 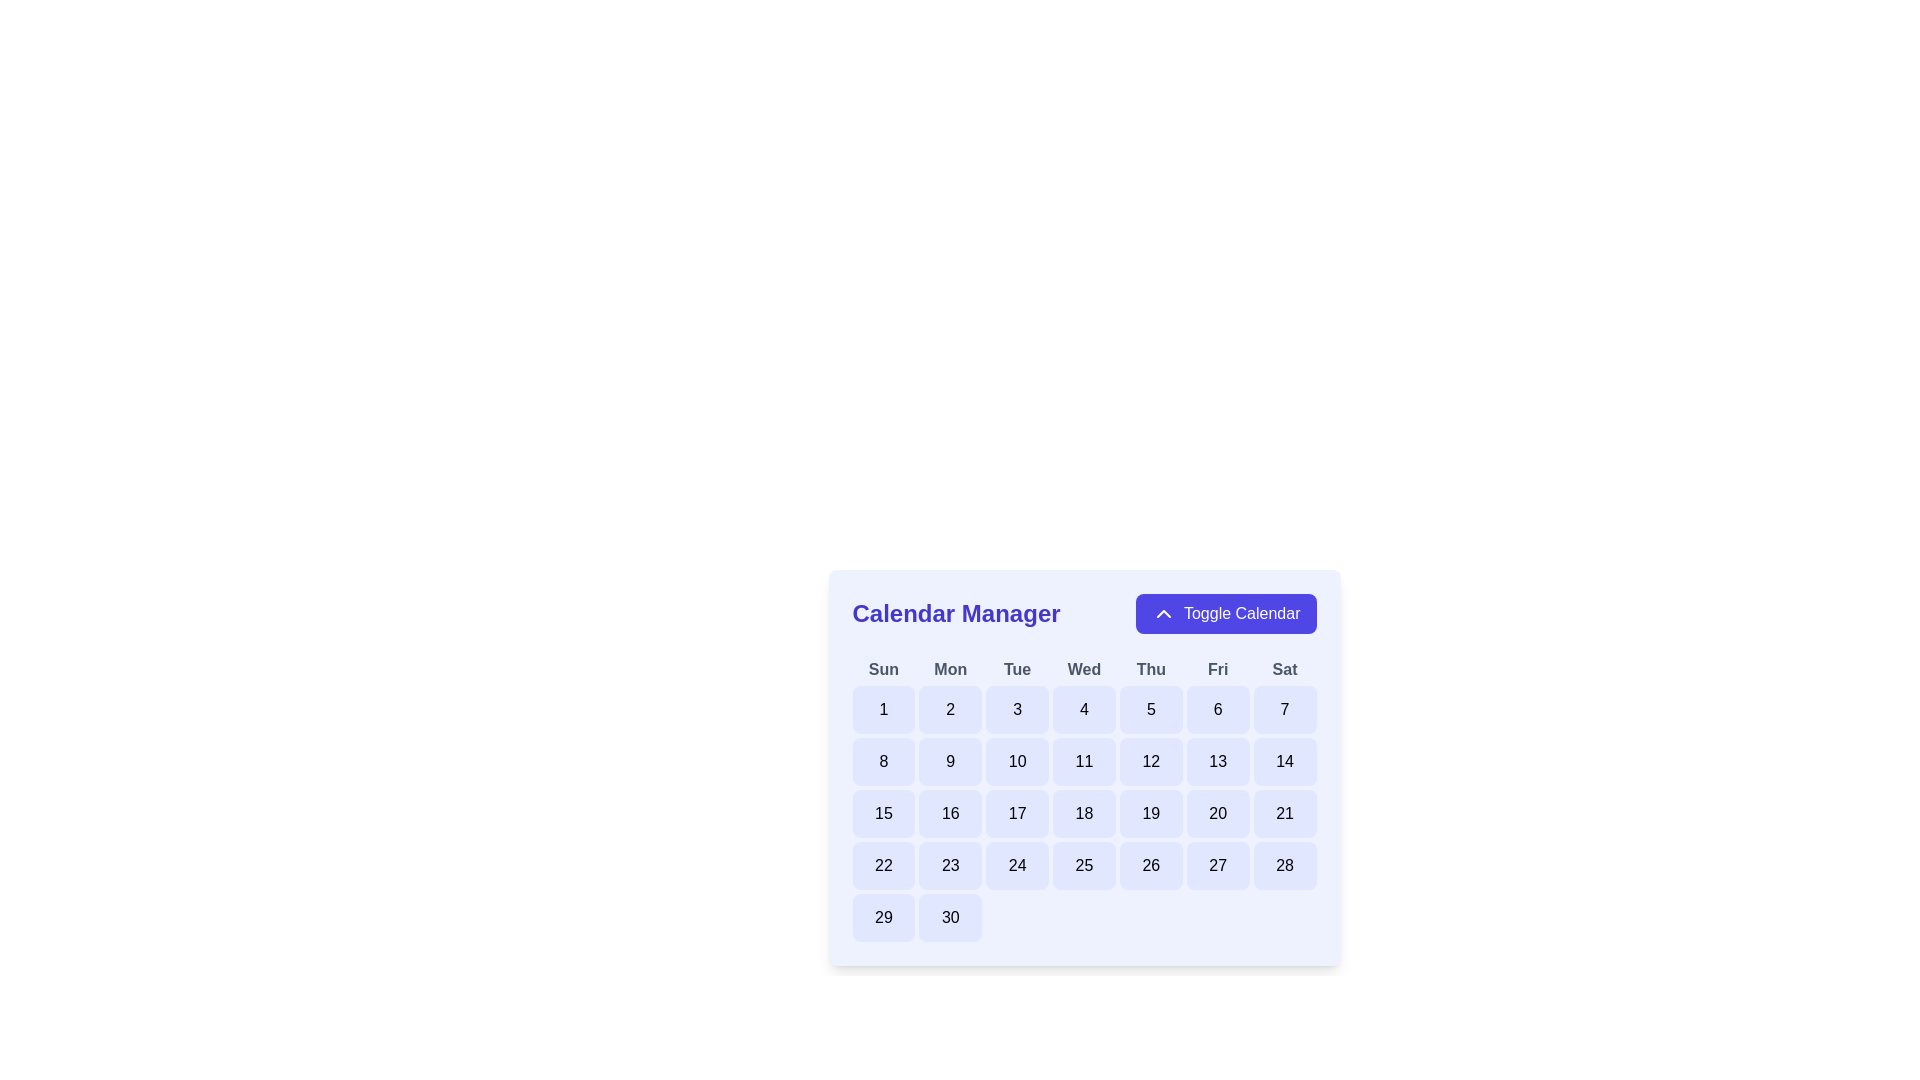 What do you see at coordinates (1017, 708) in the screenshot?
I see `the interactive day '3' button in the calendar interface` at bounding box center [1017, 708].